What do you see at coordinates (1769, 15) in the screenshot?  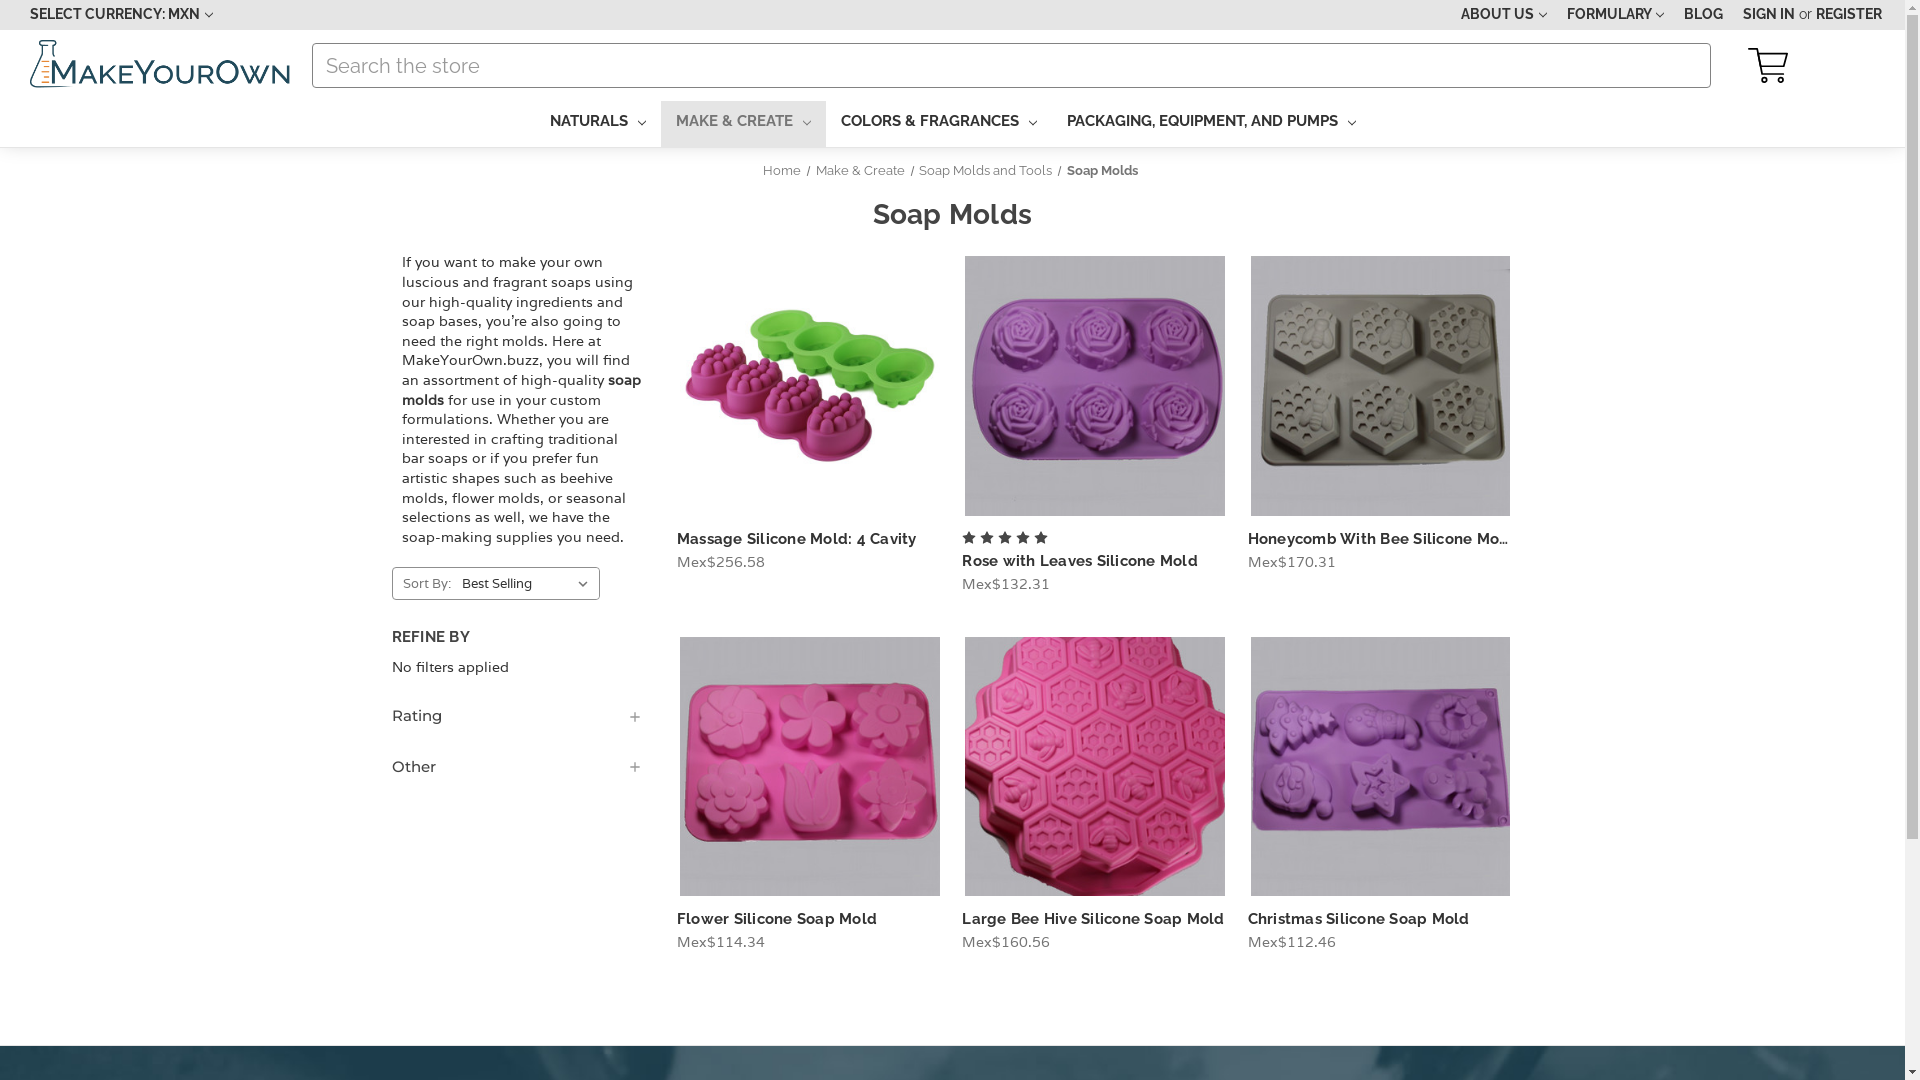 I see `'SIGN IN'` at bounding box center [1769, 15].